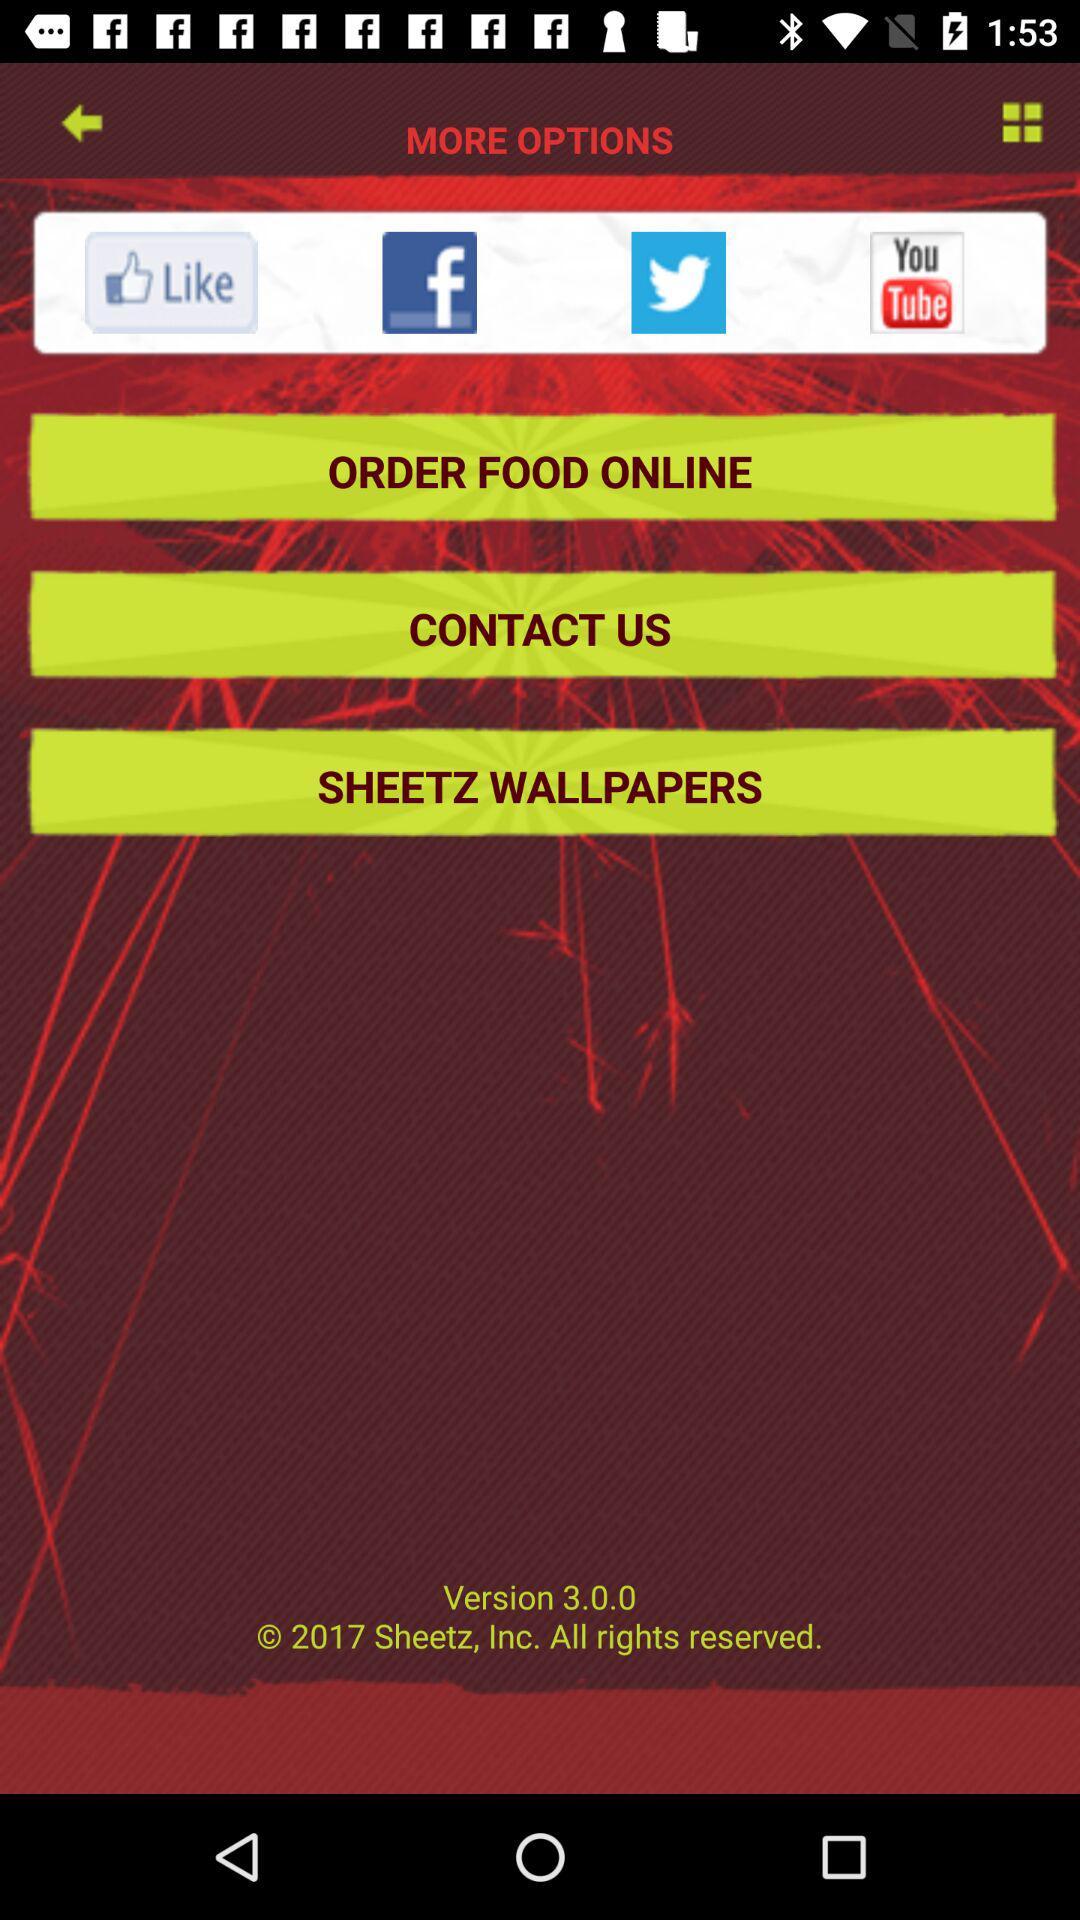 The width and height of the screenshot is (1080, 1920). I want to click on setting, so click(1021, 119).